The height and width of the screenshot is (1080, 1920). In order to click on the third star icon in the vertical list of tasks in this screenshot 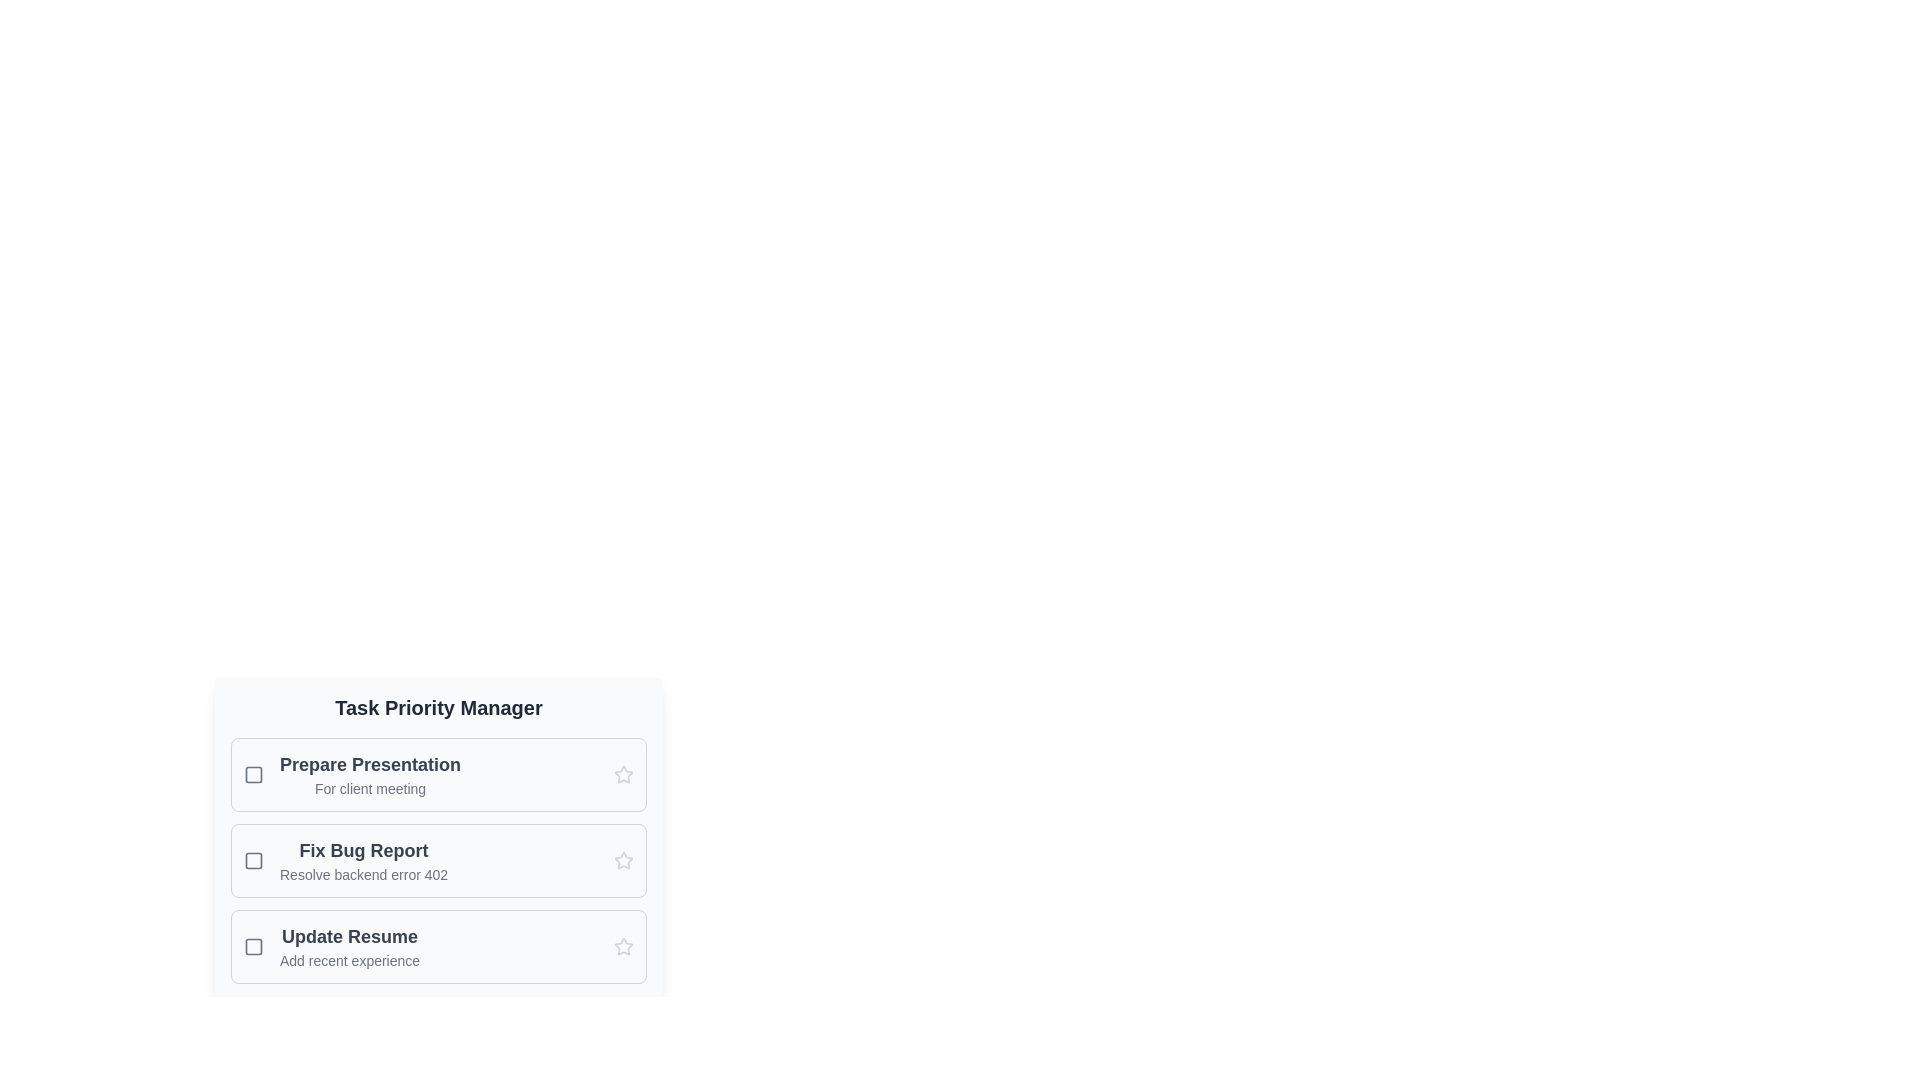, I will do `click(623, 945)`.